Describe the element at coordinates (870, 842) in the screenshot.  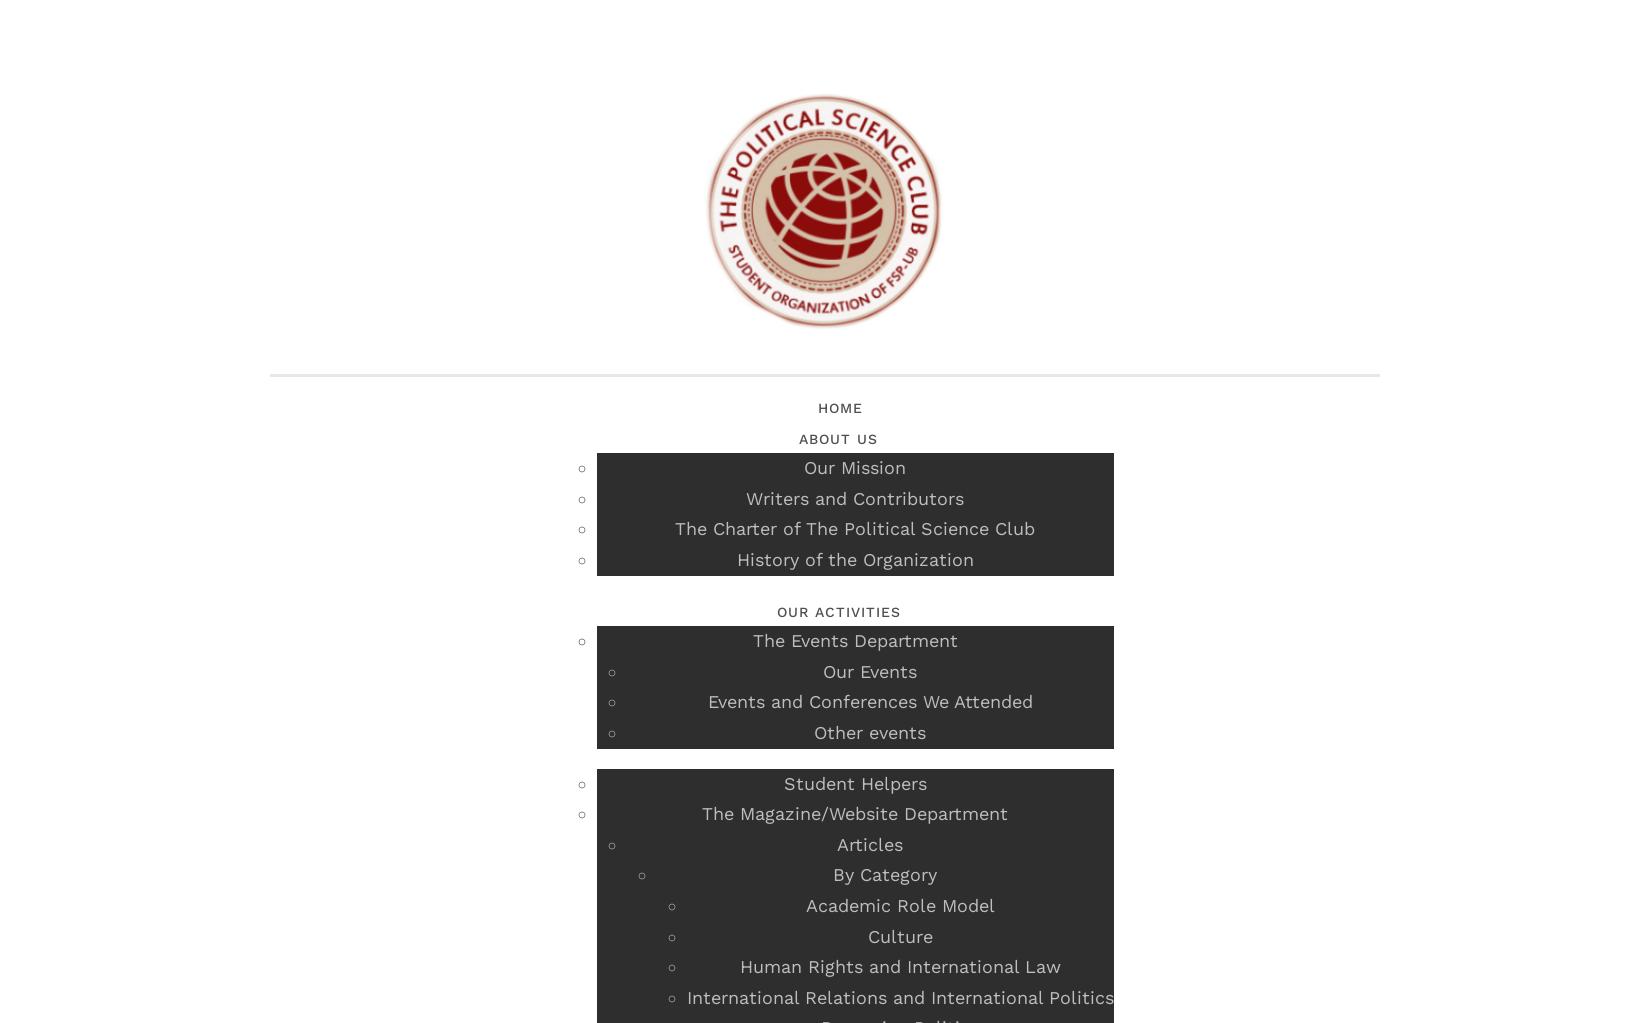
I see `'Articles'` at that location.